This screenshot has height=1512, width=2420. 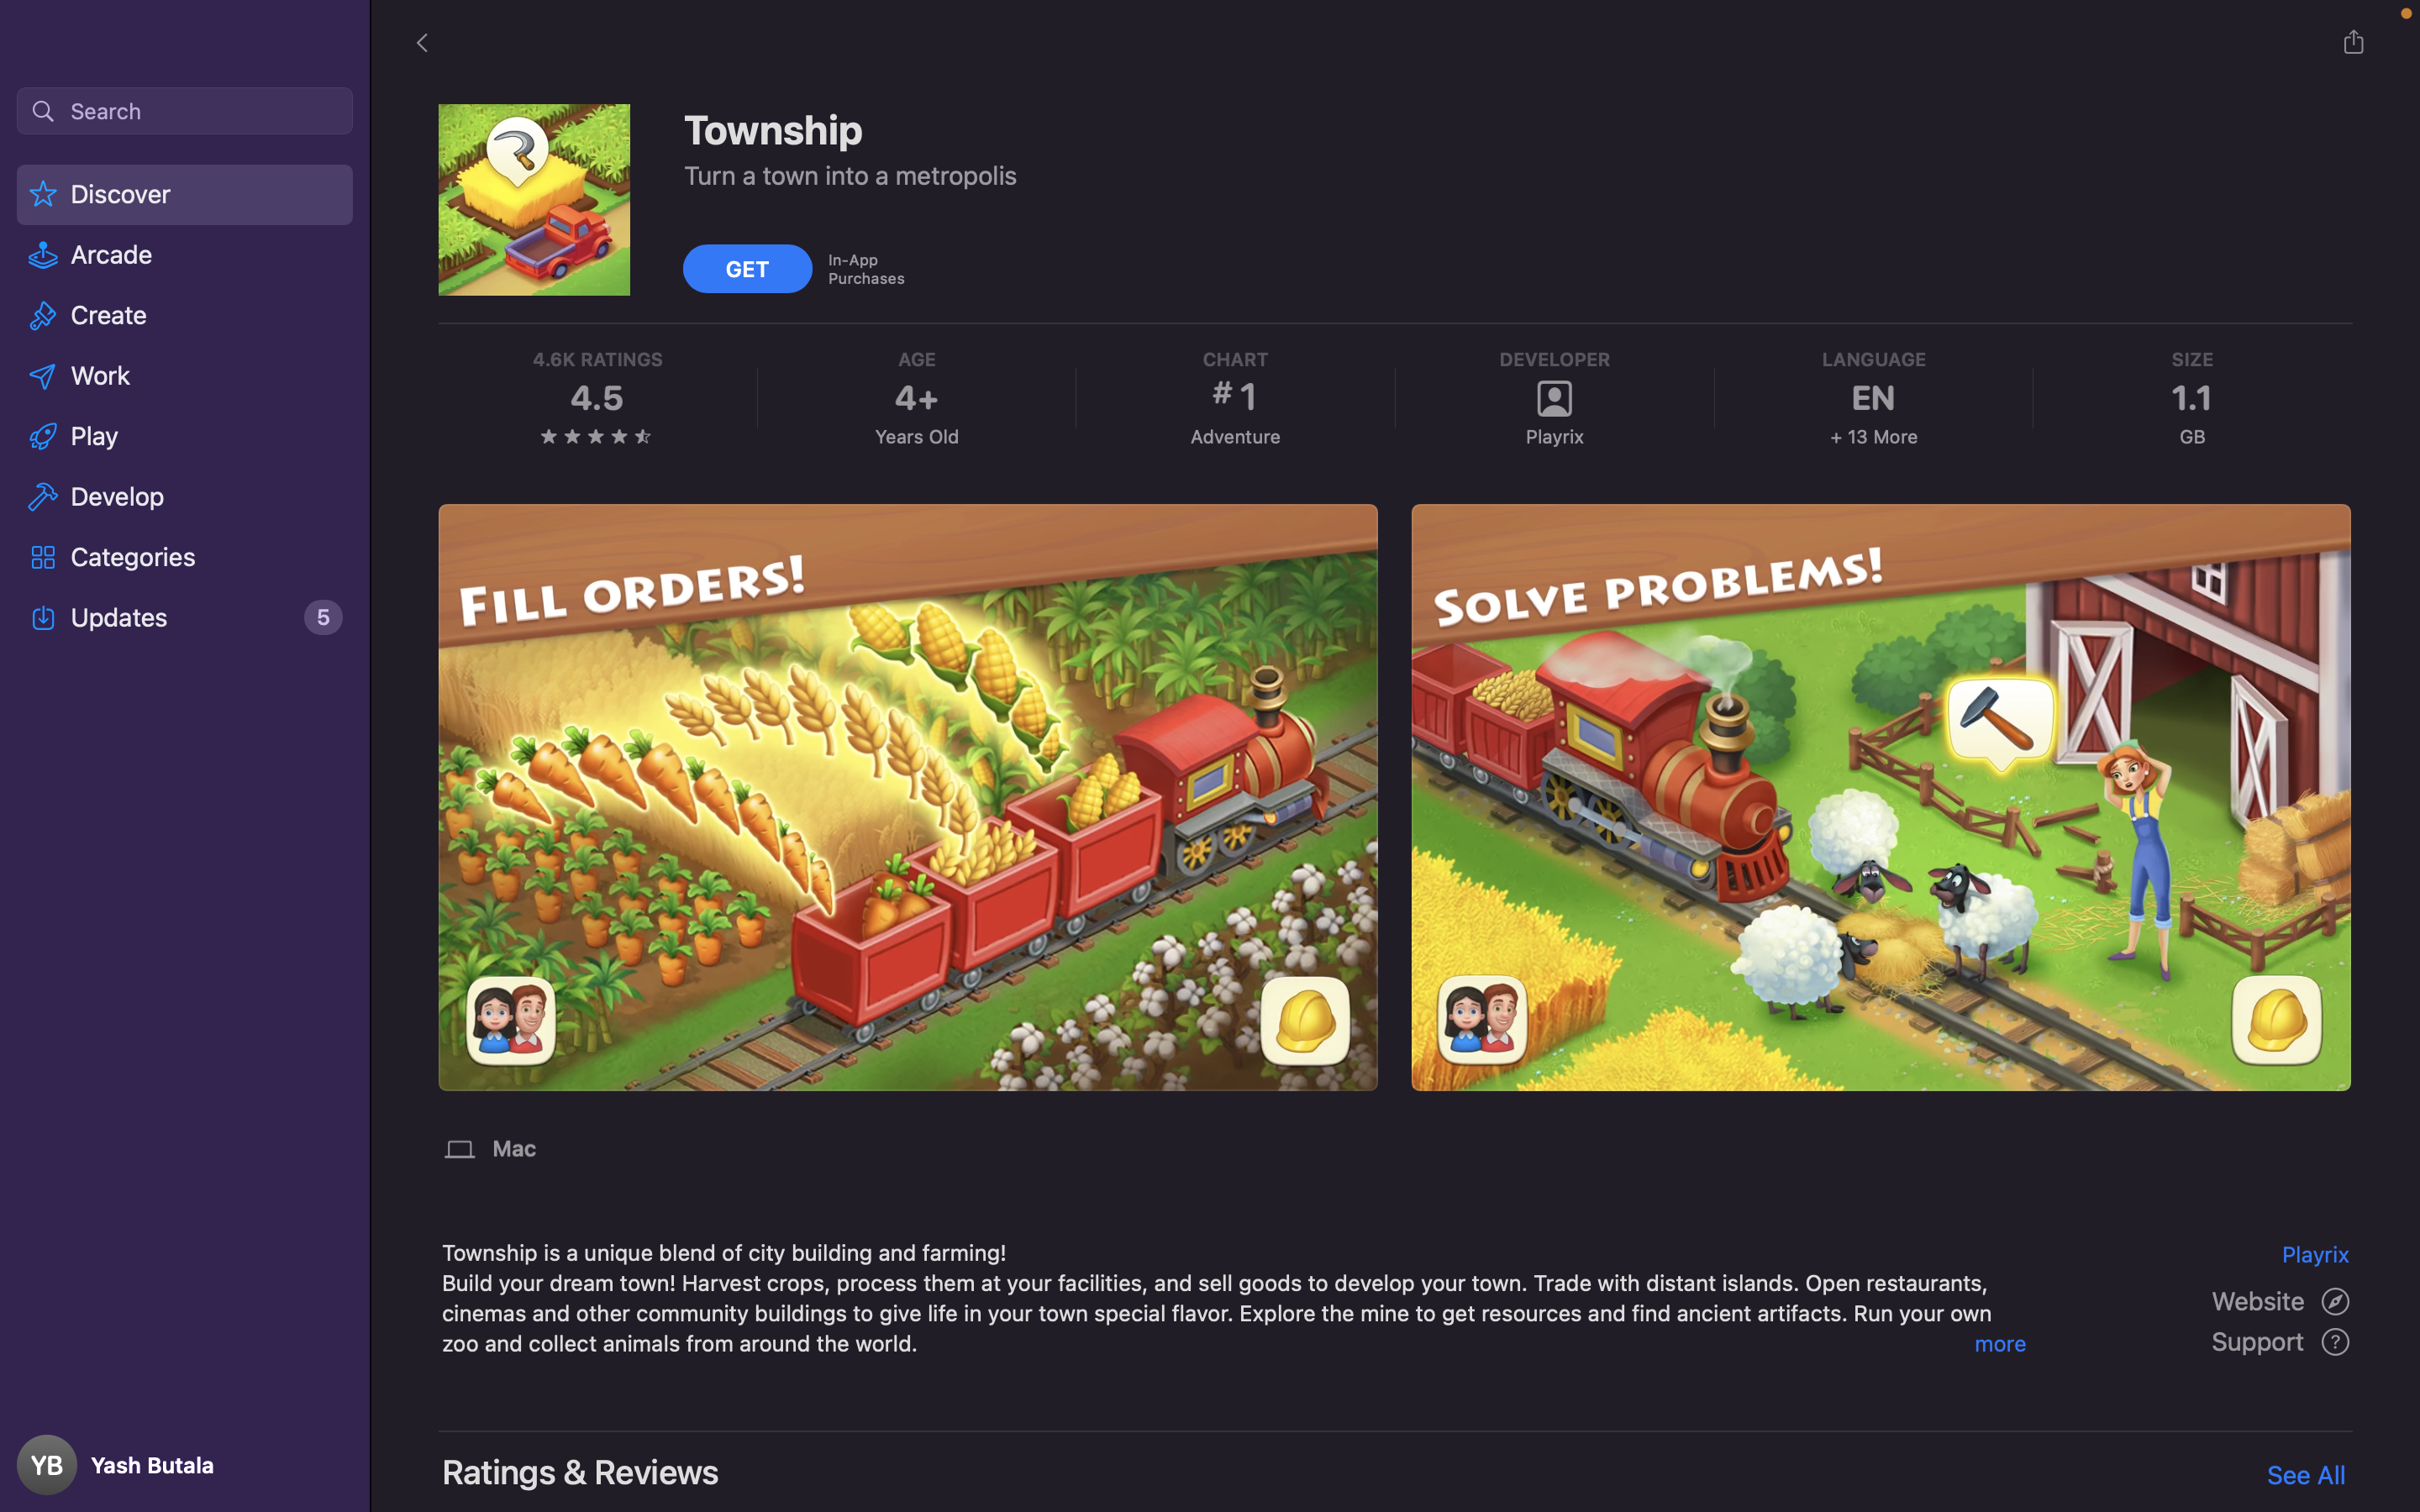 What do you see at coordinates (2283, 1342) in the screenshot?
I see `the "Support" button and then select the "Contact Us" option to contact customer support` at bounding box center [2283, 1342].